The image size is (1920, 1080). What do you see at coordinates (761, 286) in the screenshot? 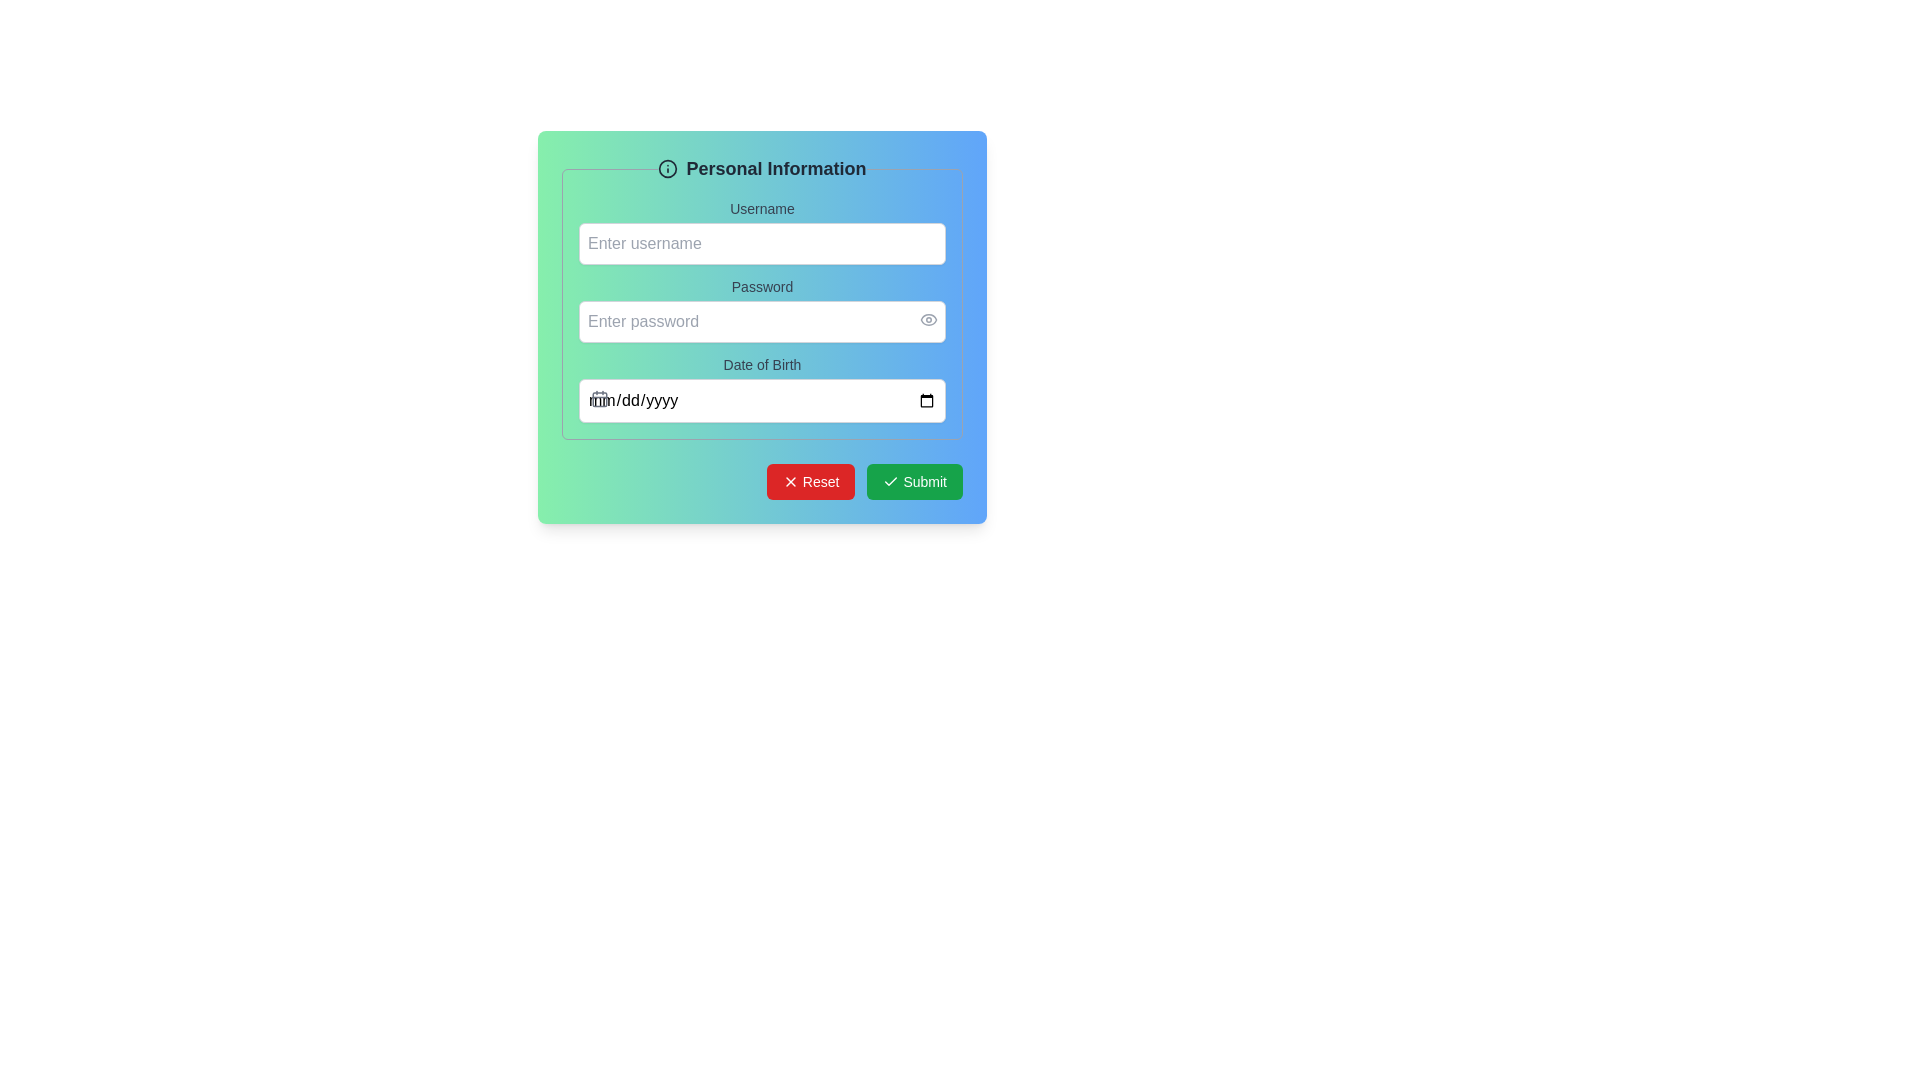
I see `the text label that identifies the password input field, which is positioned above the password input and below the username field` at bounding box center [761, 286].